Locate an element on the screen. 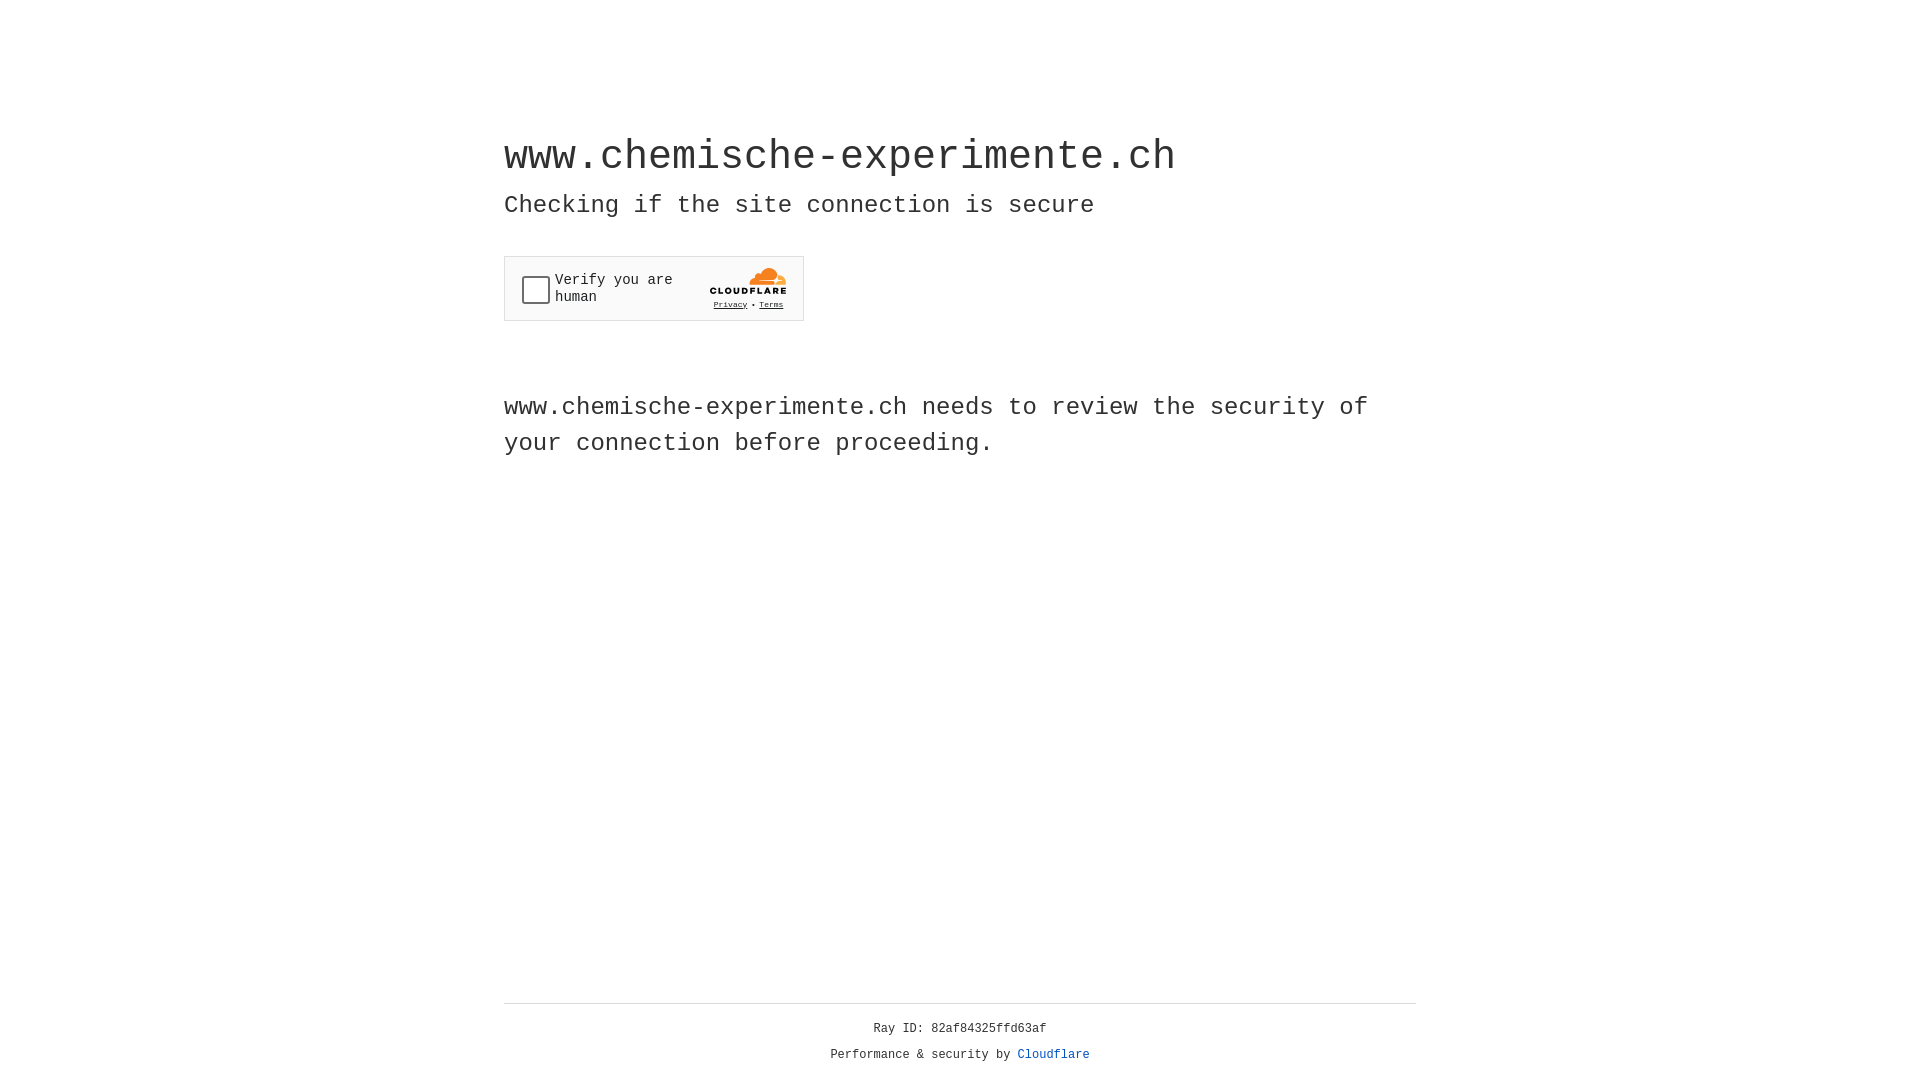 The height and width of the screenshot is (1080, 1920). 'Cloudflare' is located at coordinates (1053, 1054).